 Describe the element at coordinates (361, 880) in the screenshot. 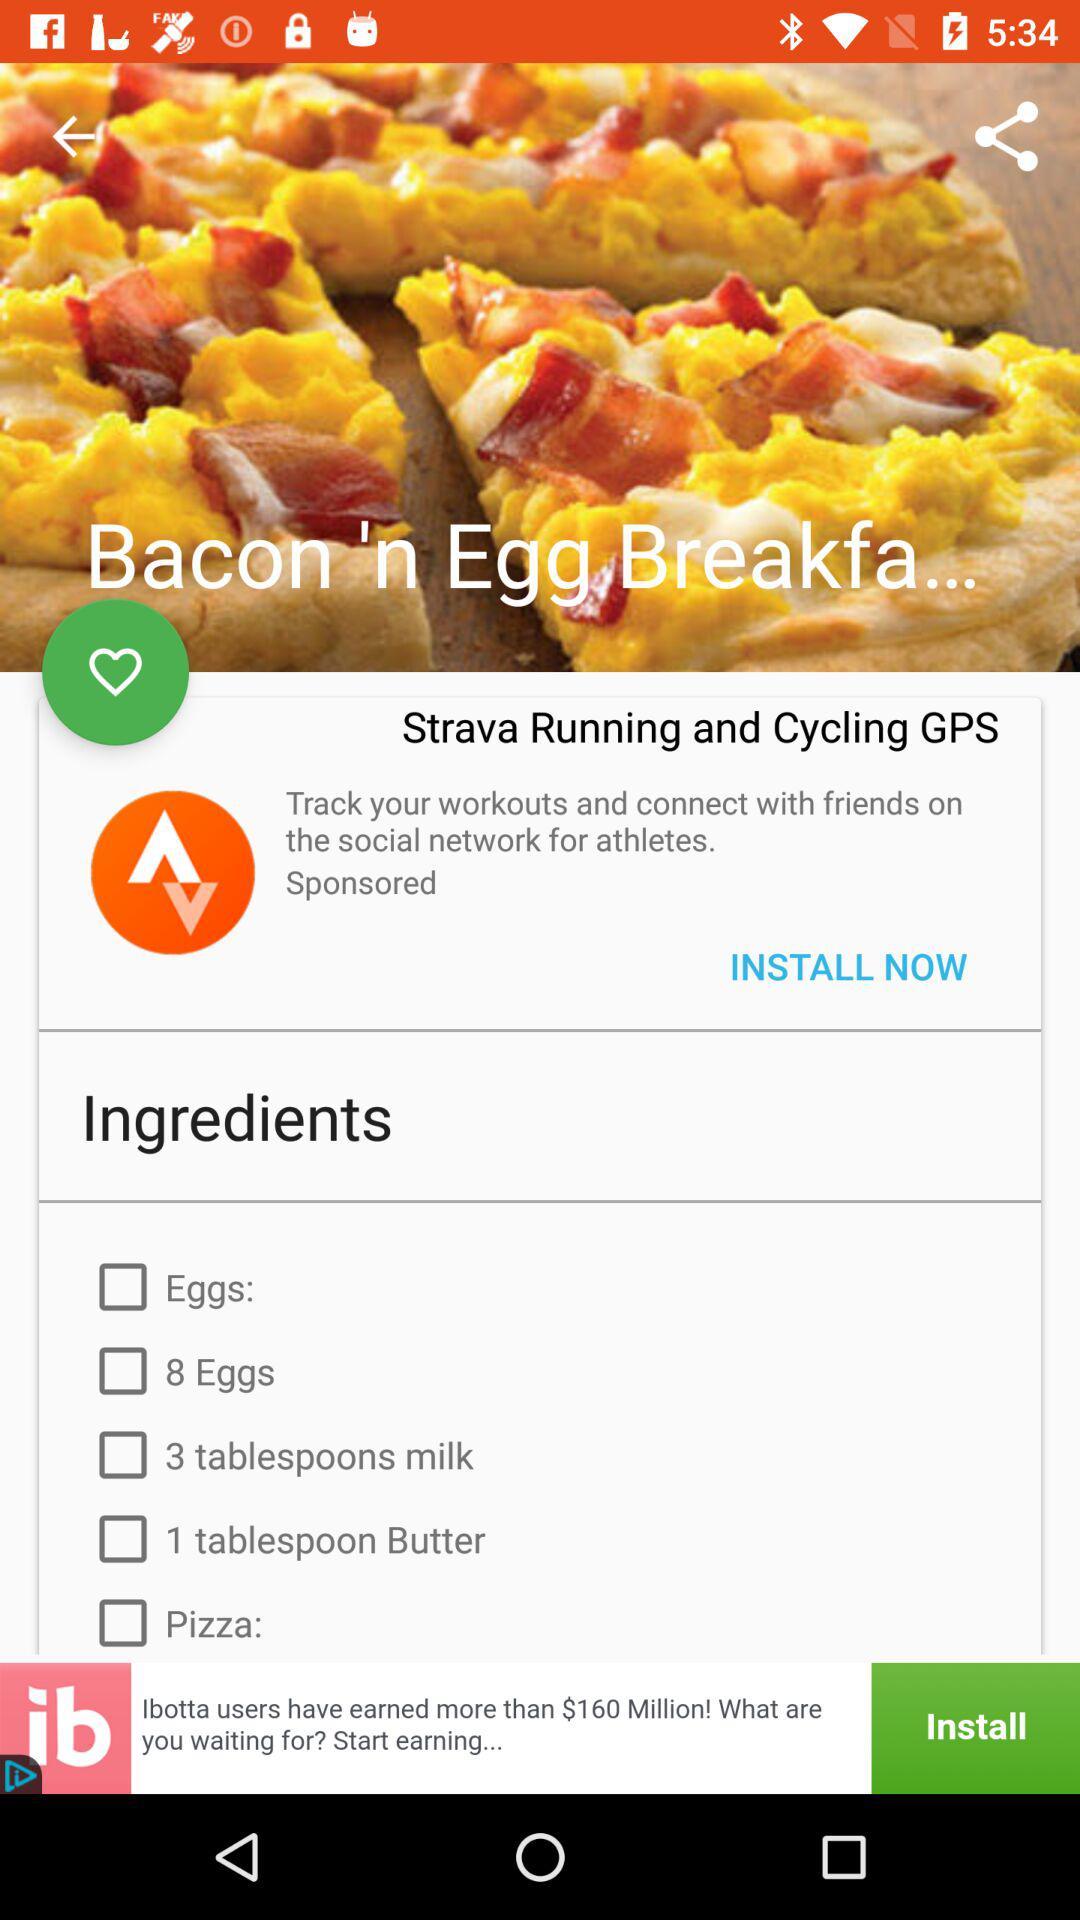

I see `the icon to the left of install now item` at that location.